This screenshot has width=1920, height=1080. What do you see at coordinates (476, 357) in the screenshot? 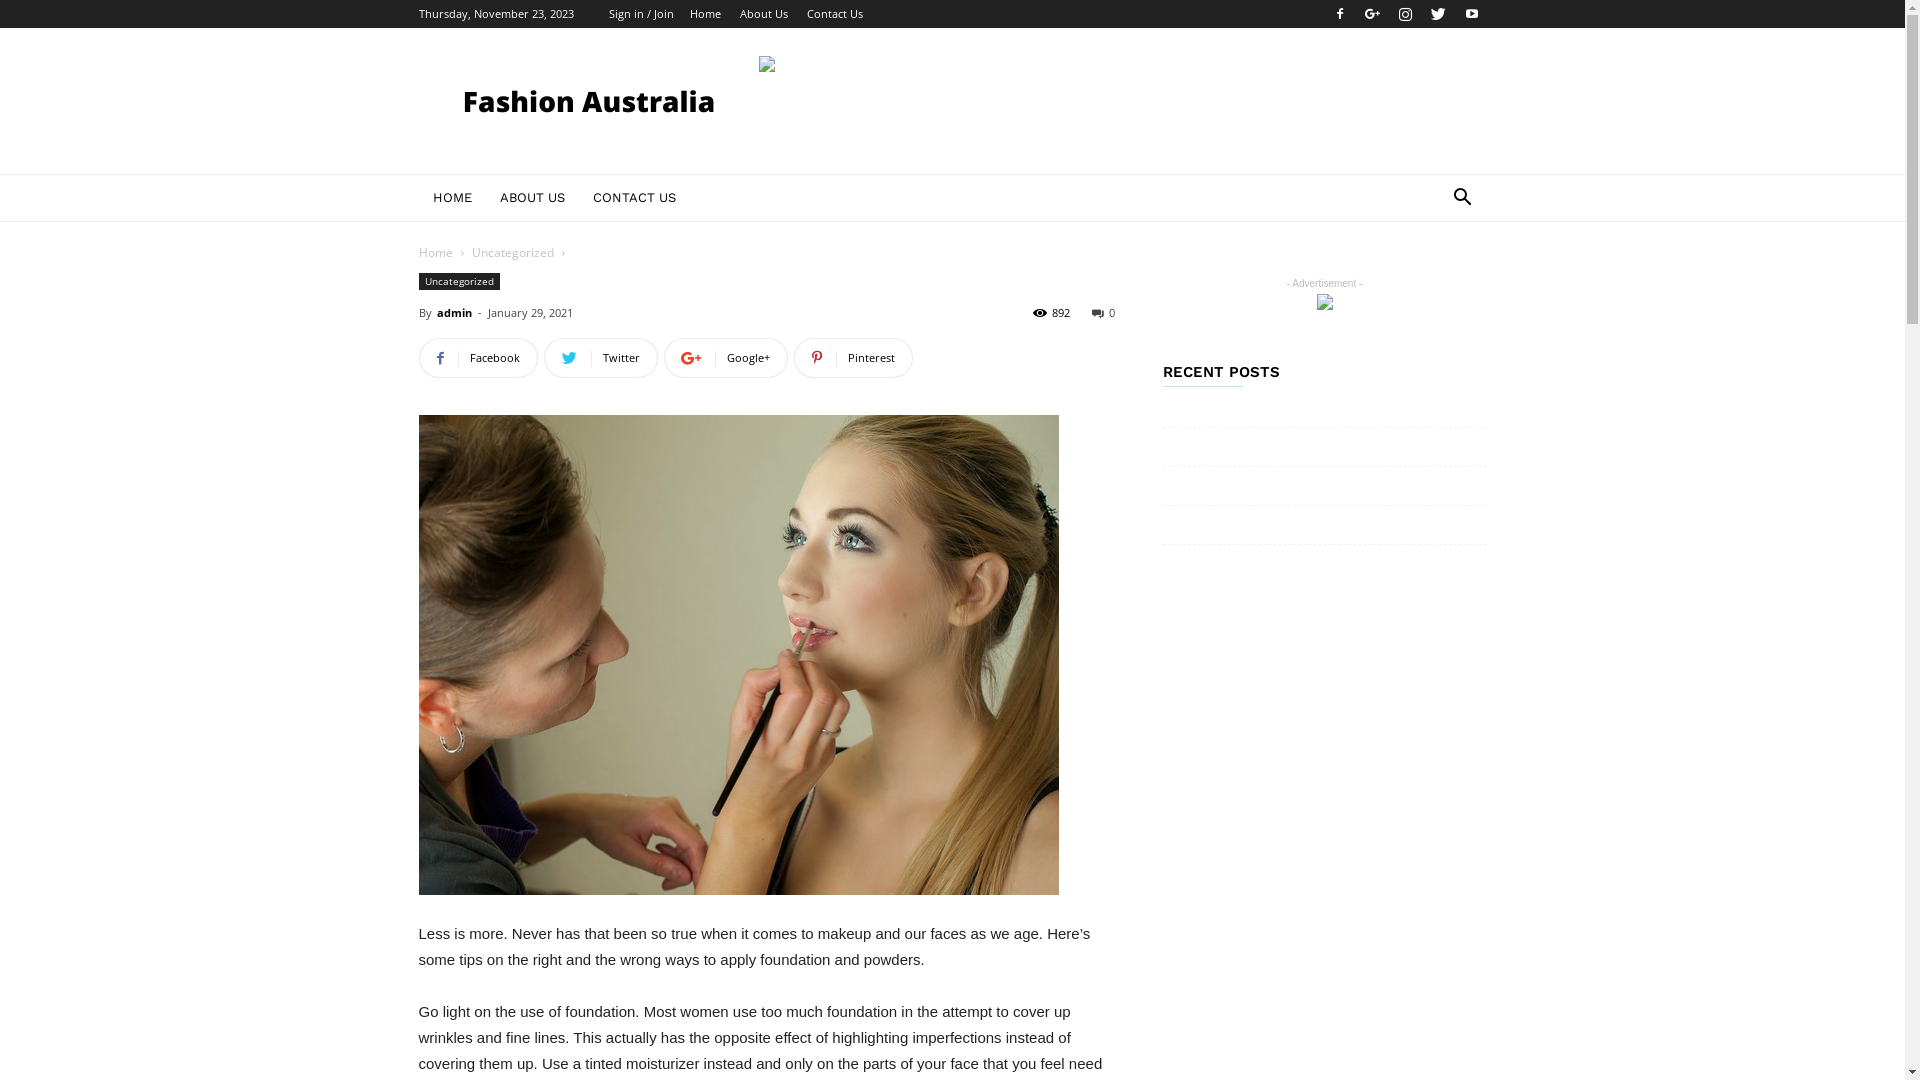
I see `'Facebook'` at bounding box center [476, 357].